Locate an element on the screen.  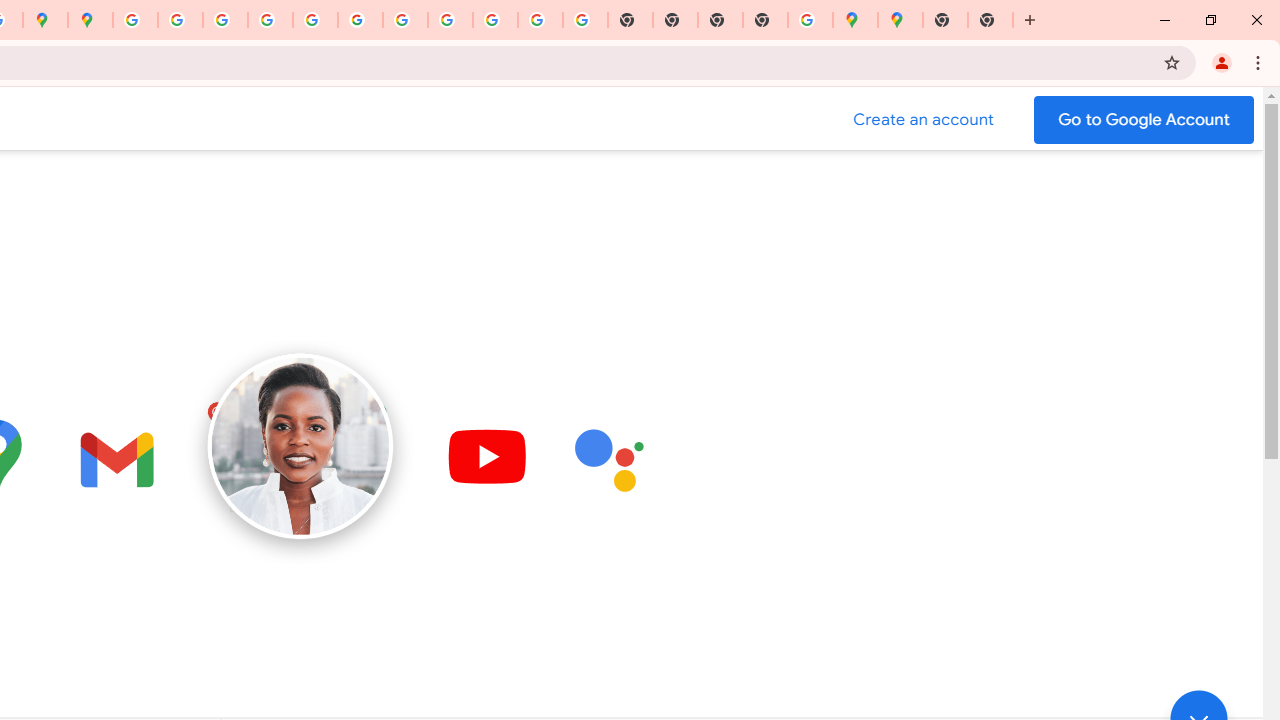
'YouTube' is located at coordinates (404, 20).